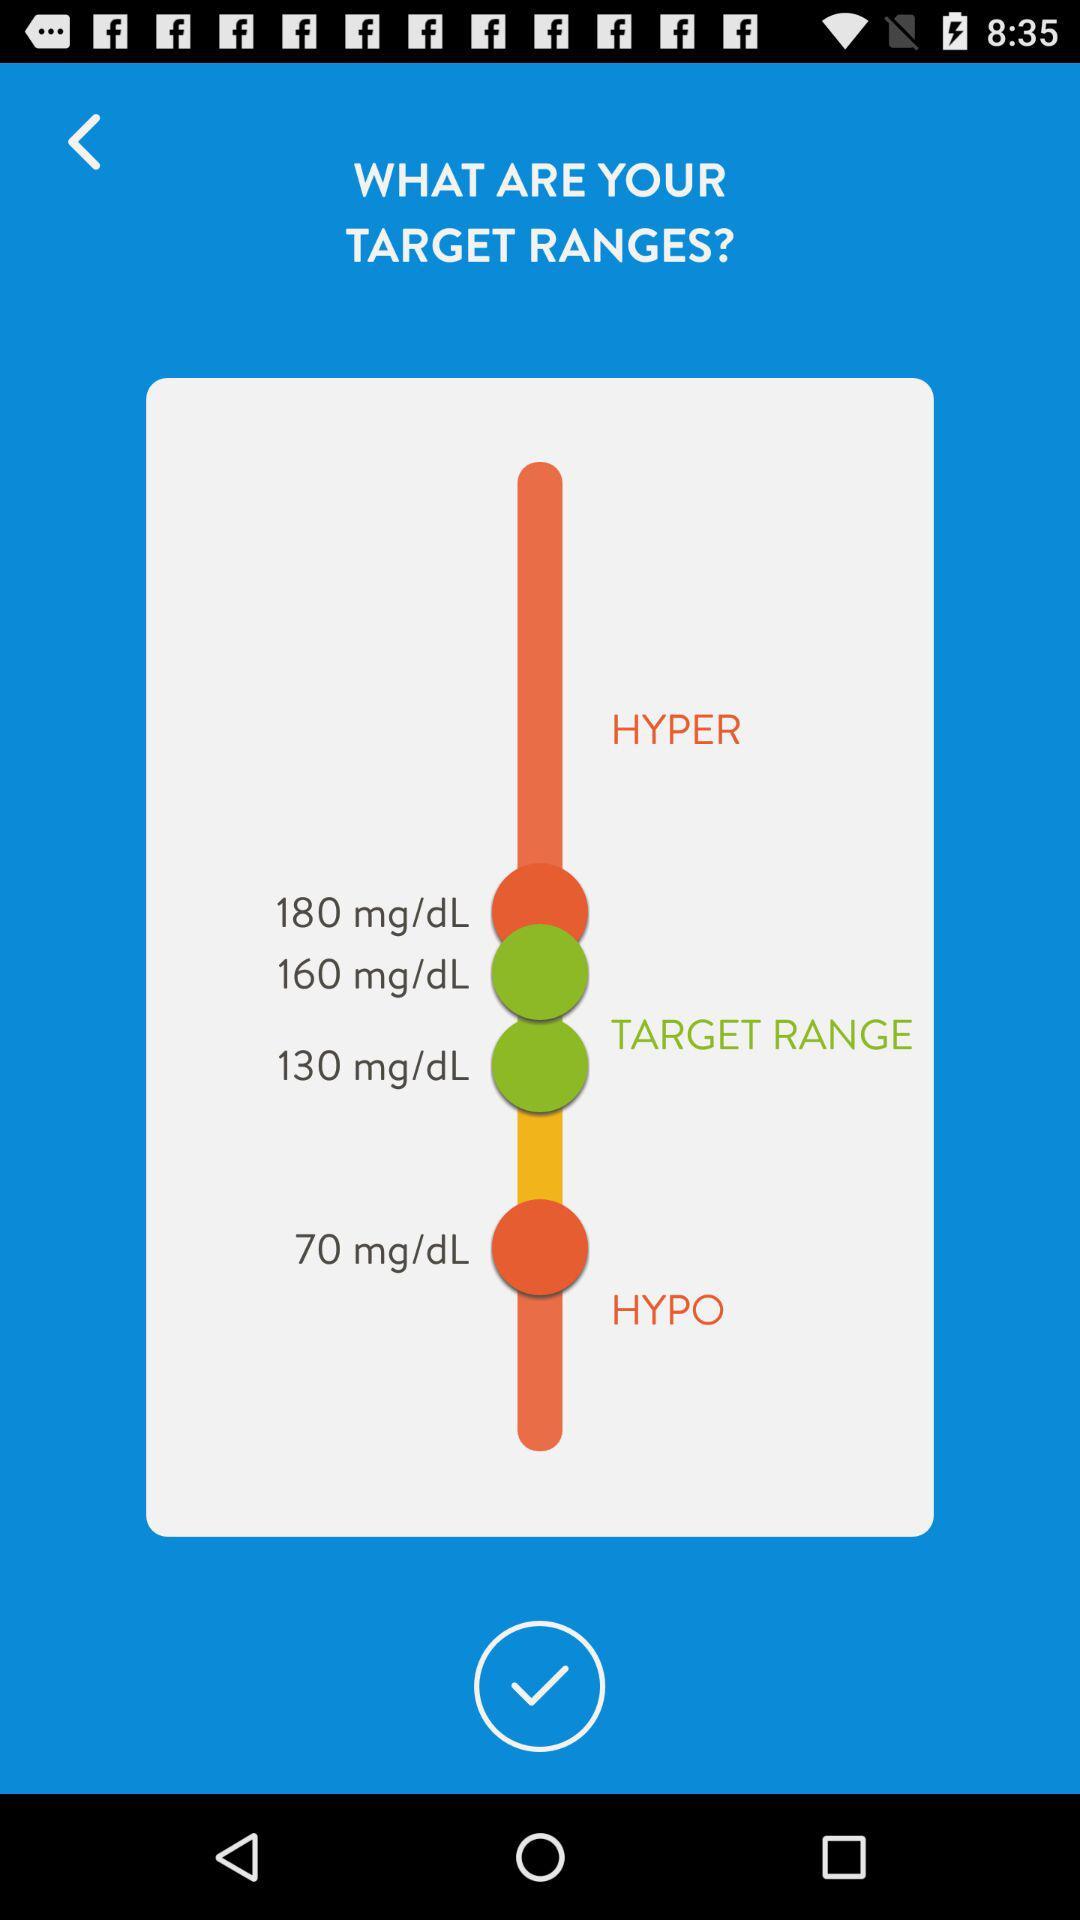  What do you see at coordinates (93, 141) in the screenshot?
I see `item at the top left corner` at bounding box center [93, 141].